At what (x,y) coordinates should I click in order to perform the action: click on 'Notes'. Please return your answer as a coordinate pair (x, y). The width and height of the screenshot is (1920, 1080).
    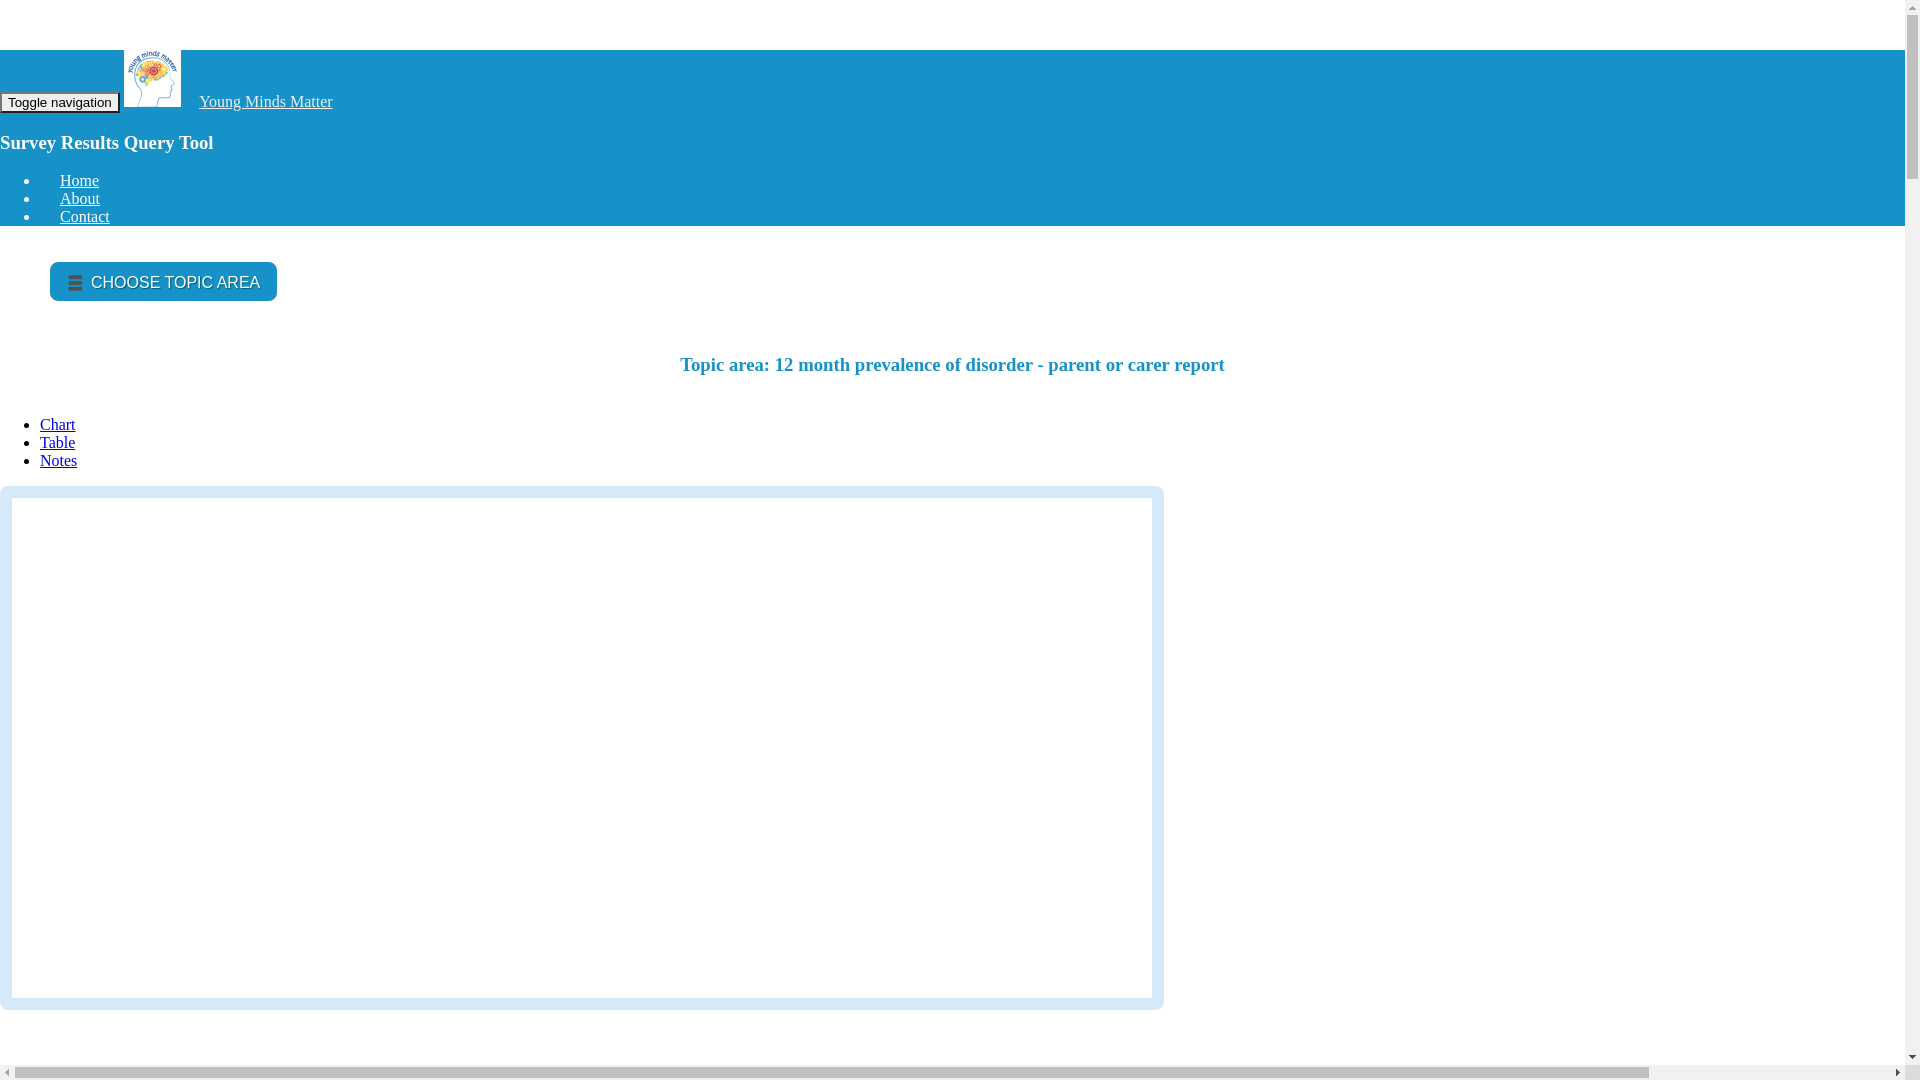
    Looking at the image, I should click on (58, 460).